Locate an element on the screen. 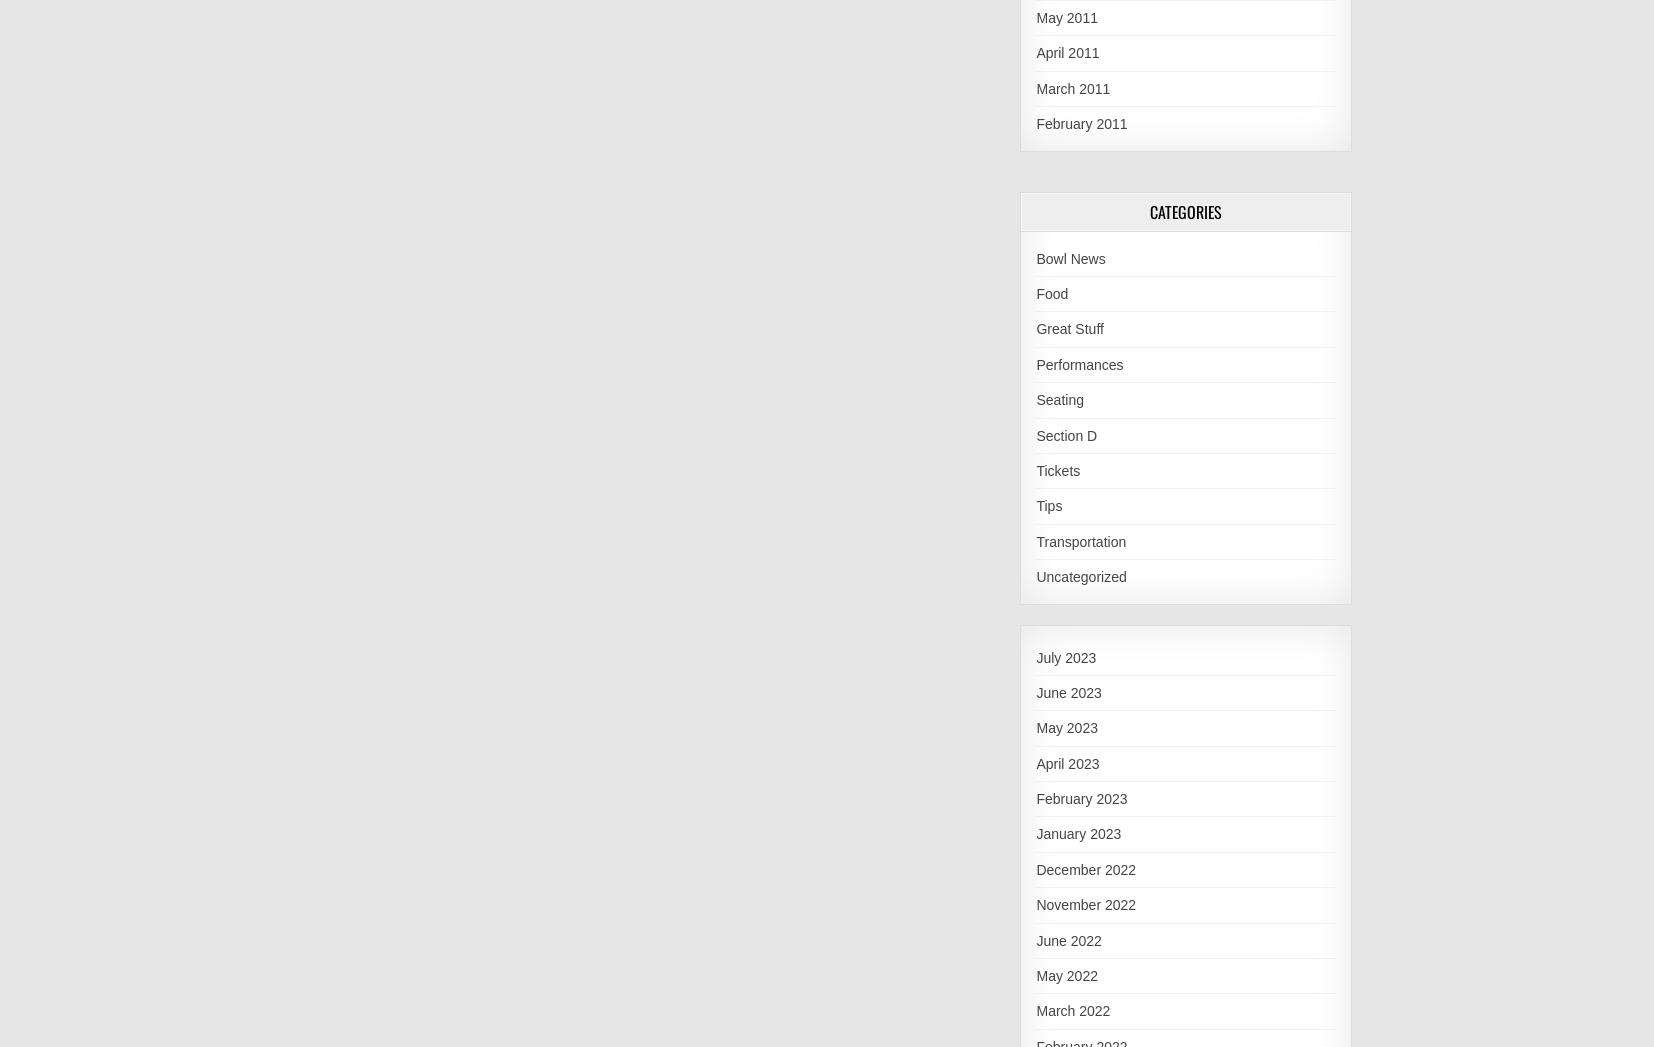 The image size is (1654, 1047). 'February 2023' is located at coordinates (1035, 797).